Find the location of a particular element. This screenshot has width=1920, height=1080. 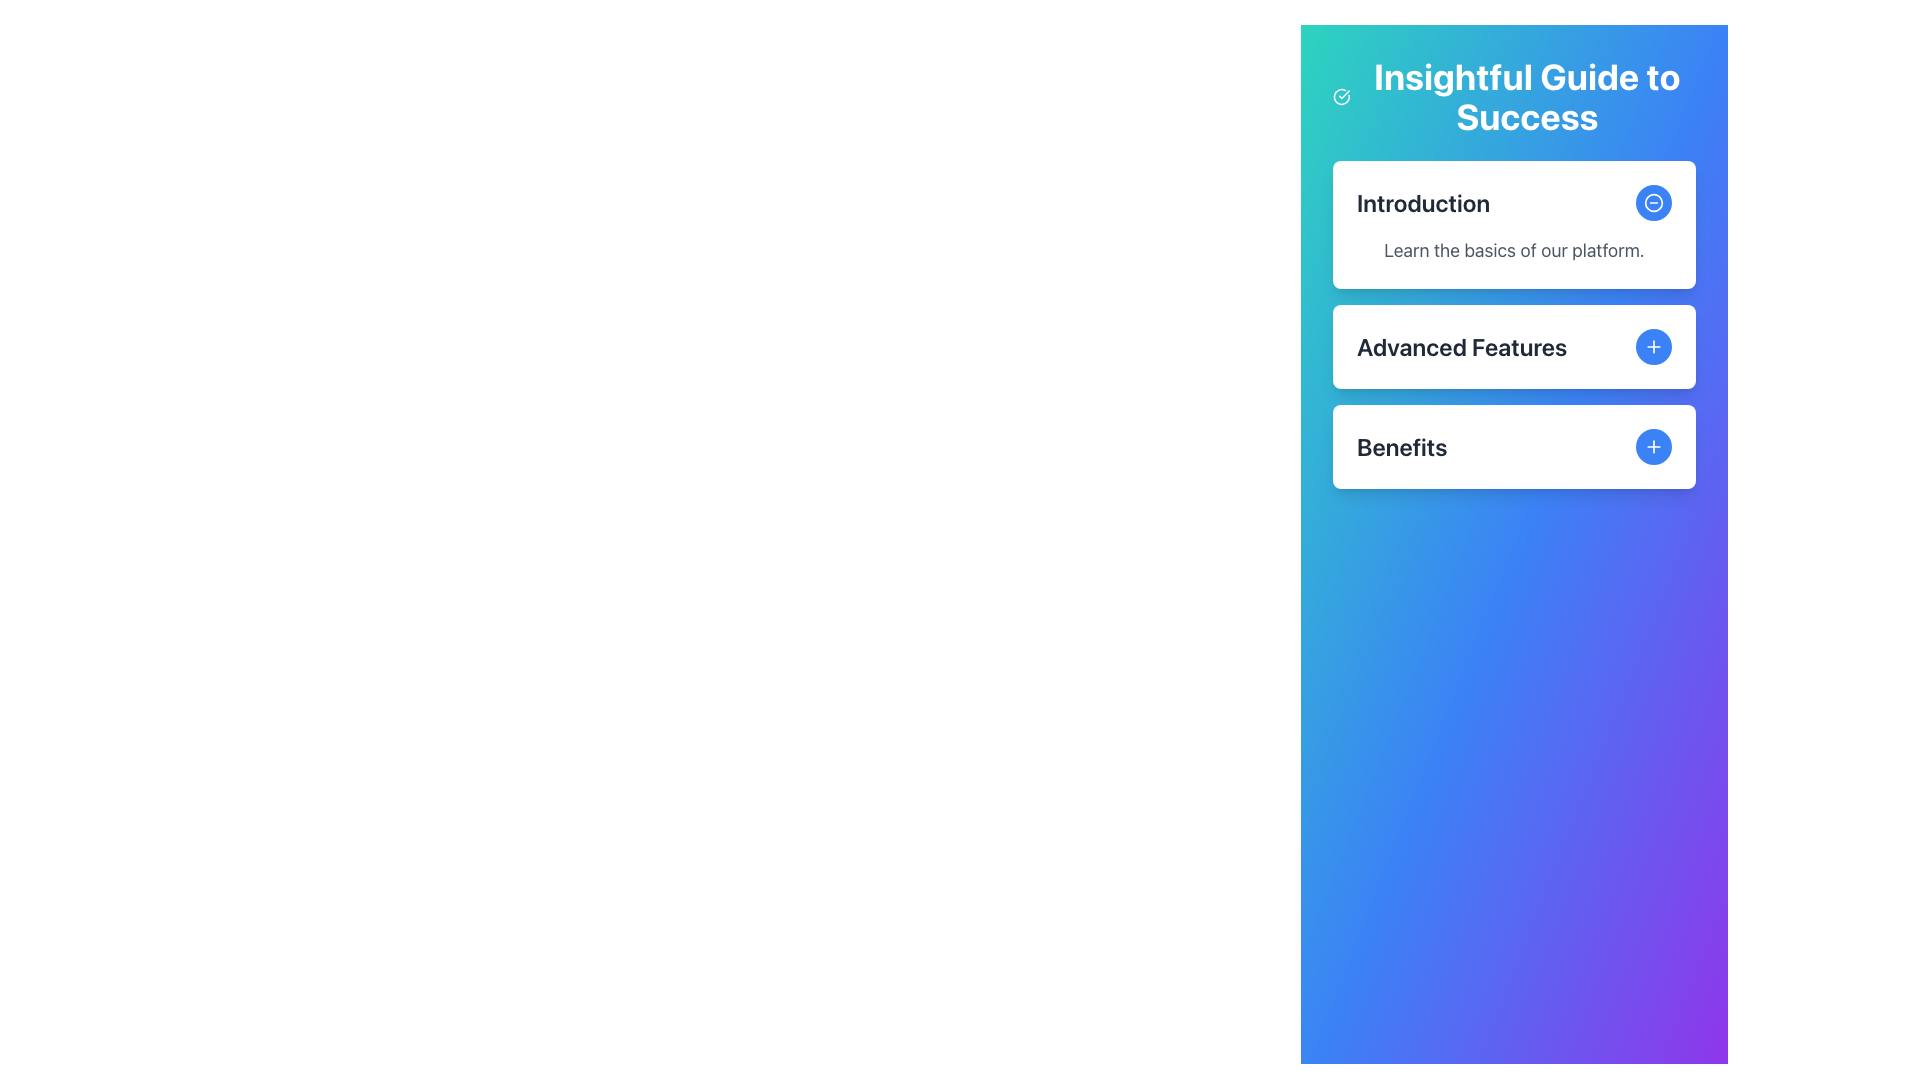

the 'Advanced Features' card component, which is the second card in a vertical stack is located at coordinates (1514, 323).